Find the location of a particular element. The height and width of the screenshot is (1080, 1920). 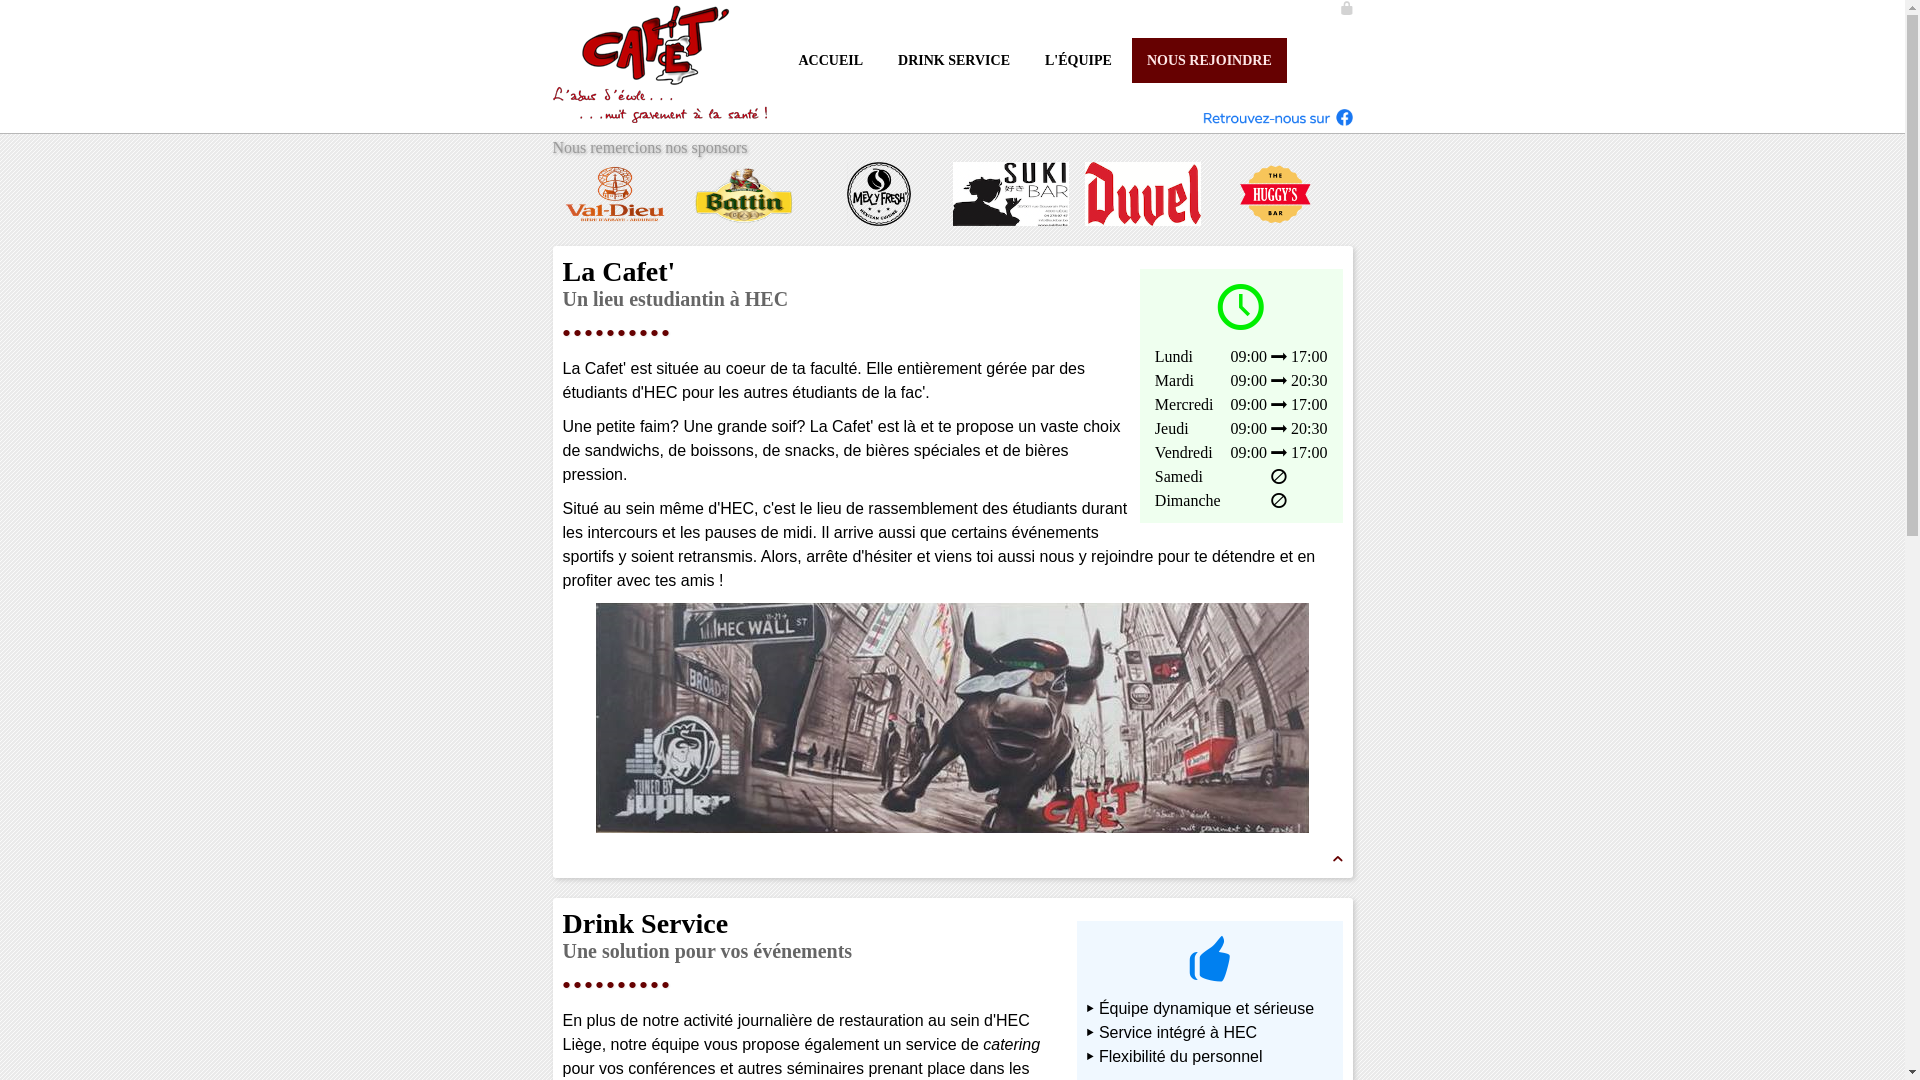

'ACCUEIL' is located at coordinates (830, 59).